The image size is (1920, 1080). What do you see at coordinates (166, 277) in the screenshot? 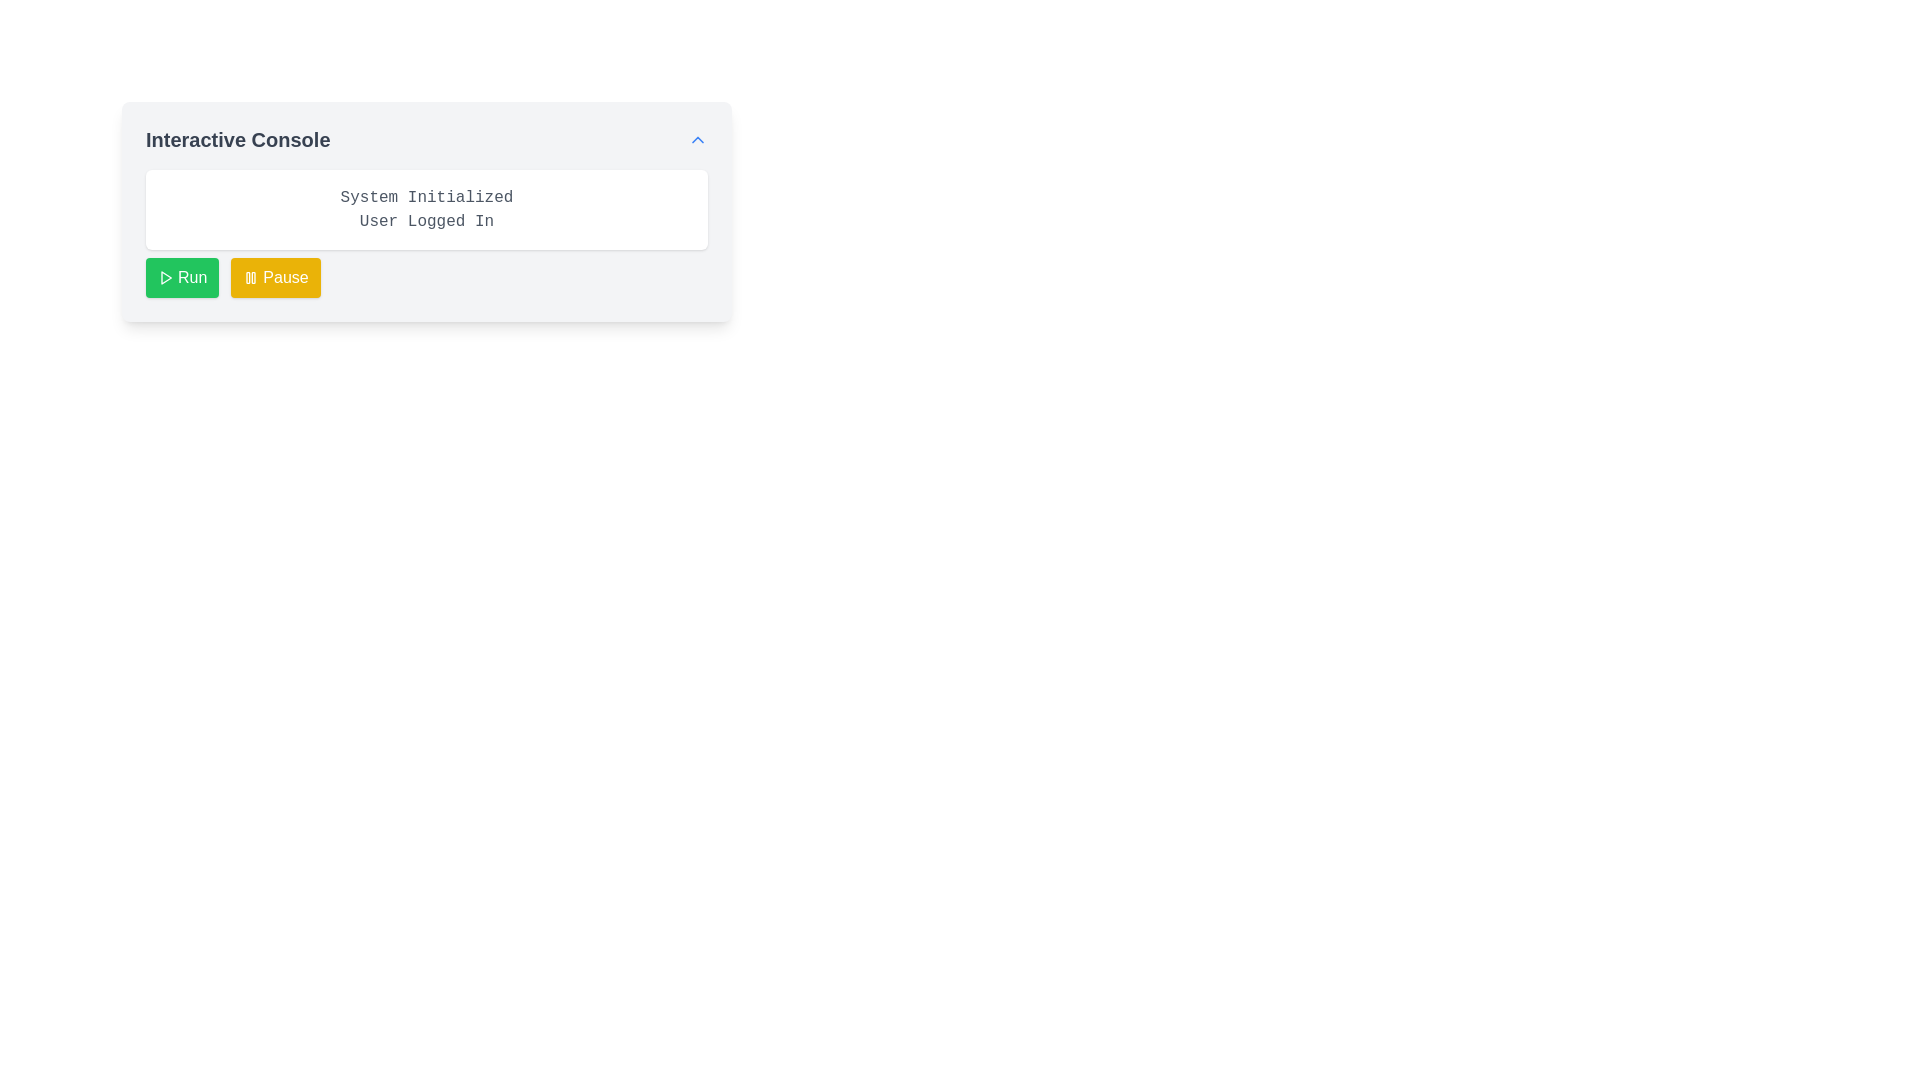
I see `the triangular play symbol inside the green 'Run' button located on the lower-left side of the Interactive Console interface` at bounding box center [166, 277].